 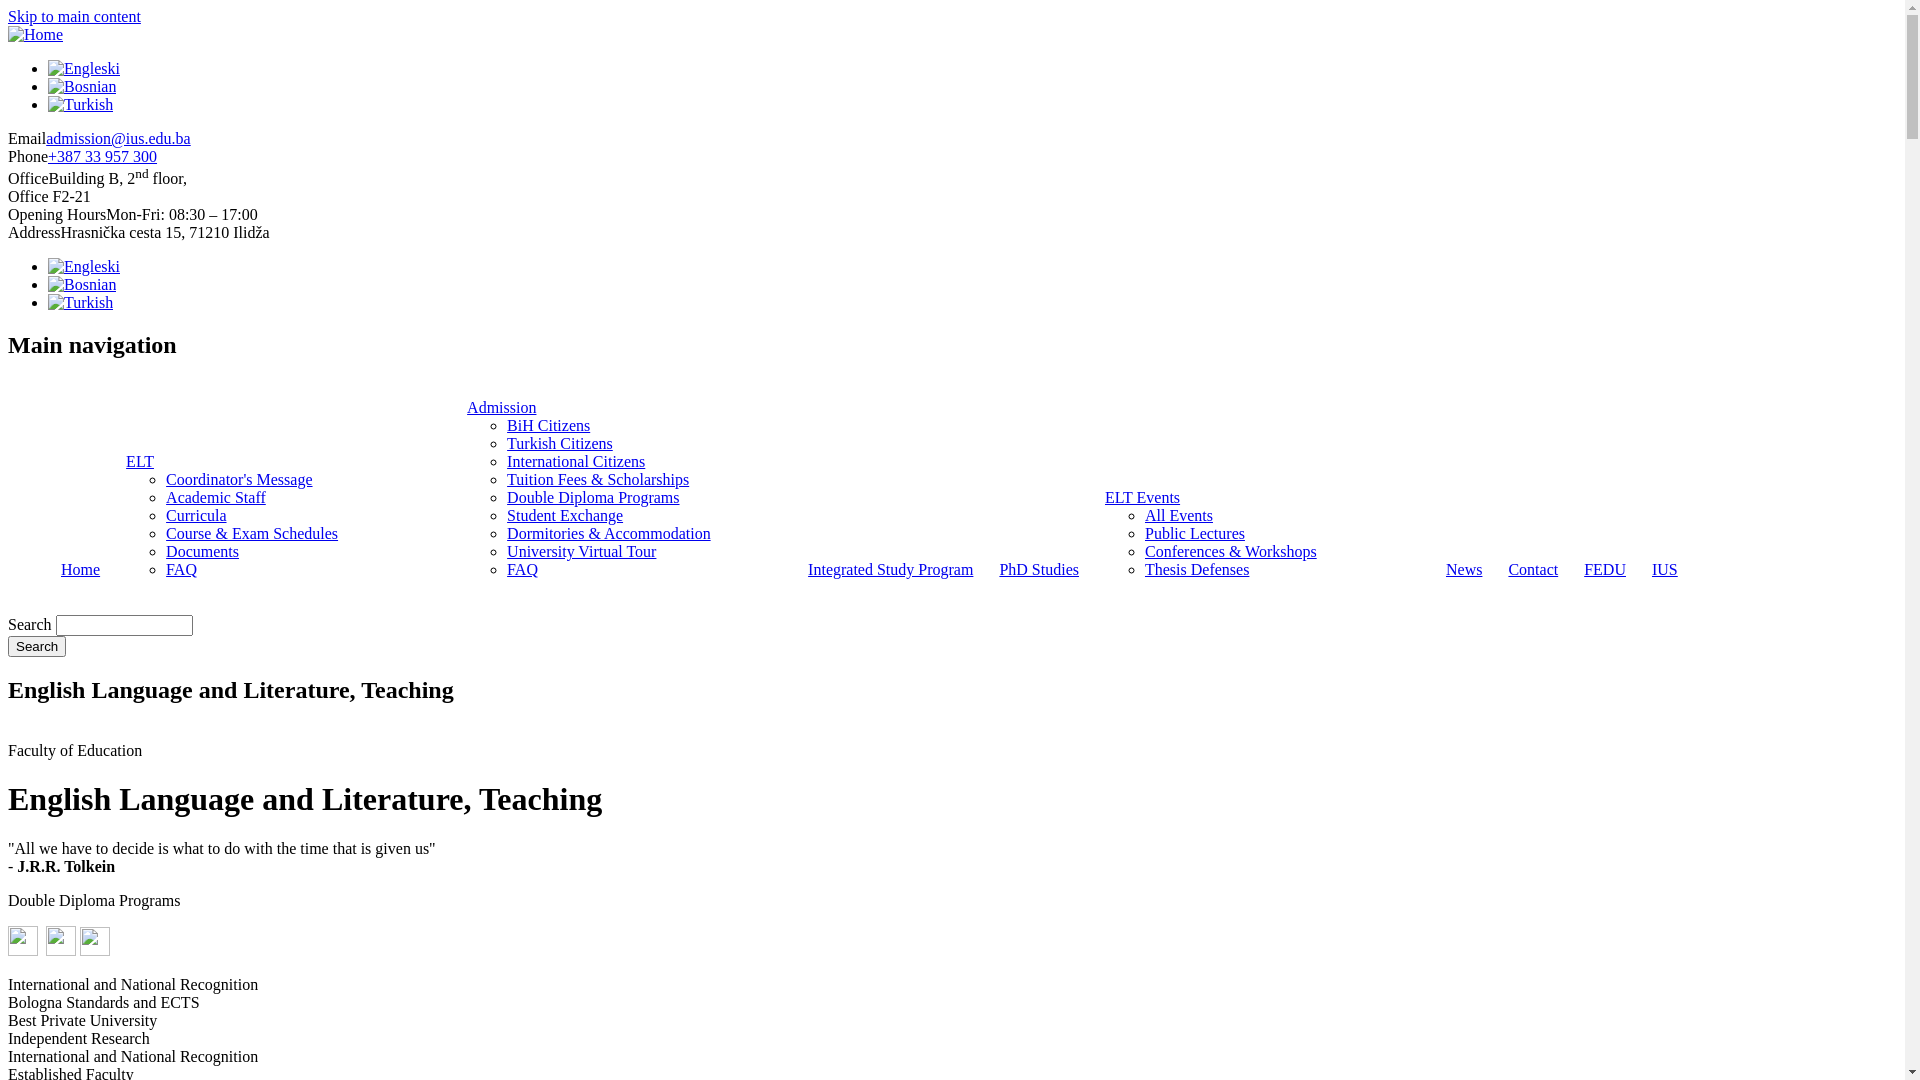 What do you see at coordinates (80, 303) in the screenshot?
I see `'Turkish'` at bounding box center [80, 303].